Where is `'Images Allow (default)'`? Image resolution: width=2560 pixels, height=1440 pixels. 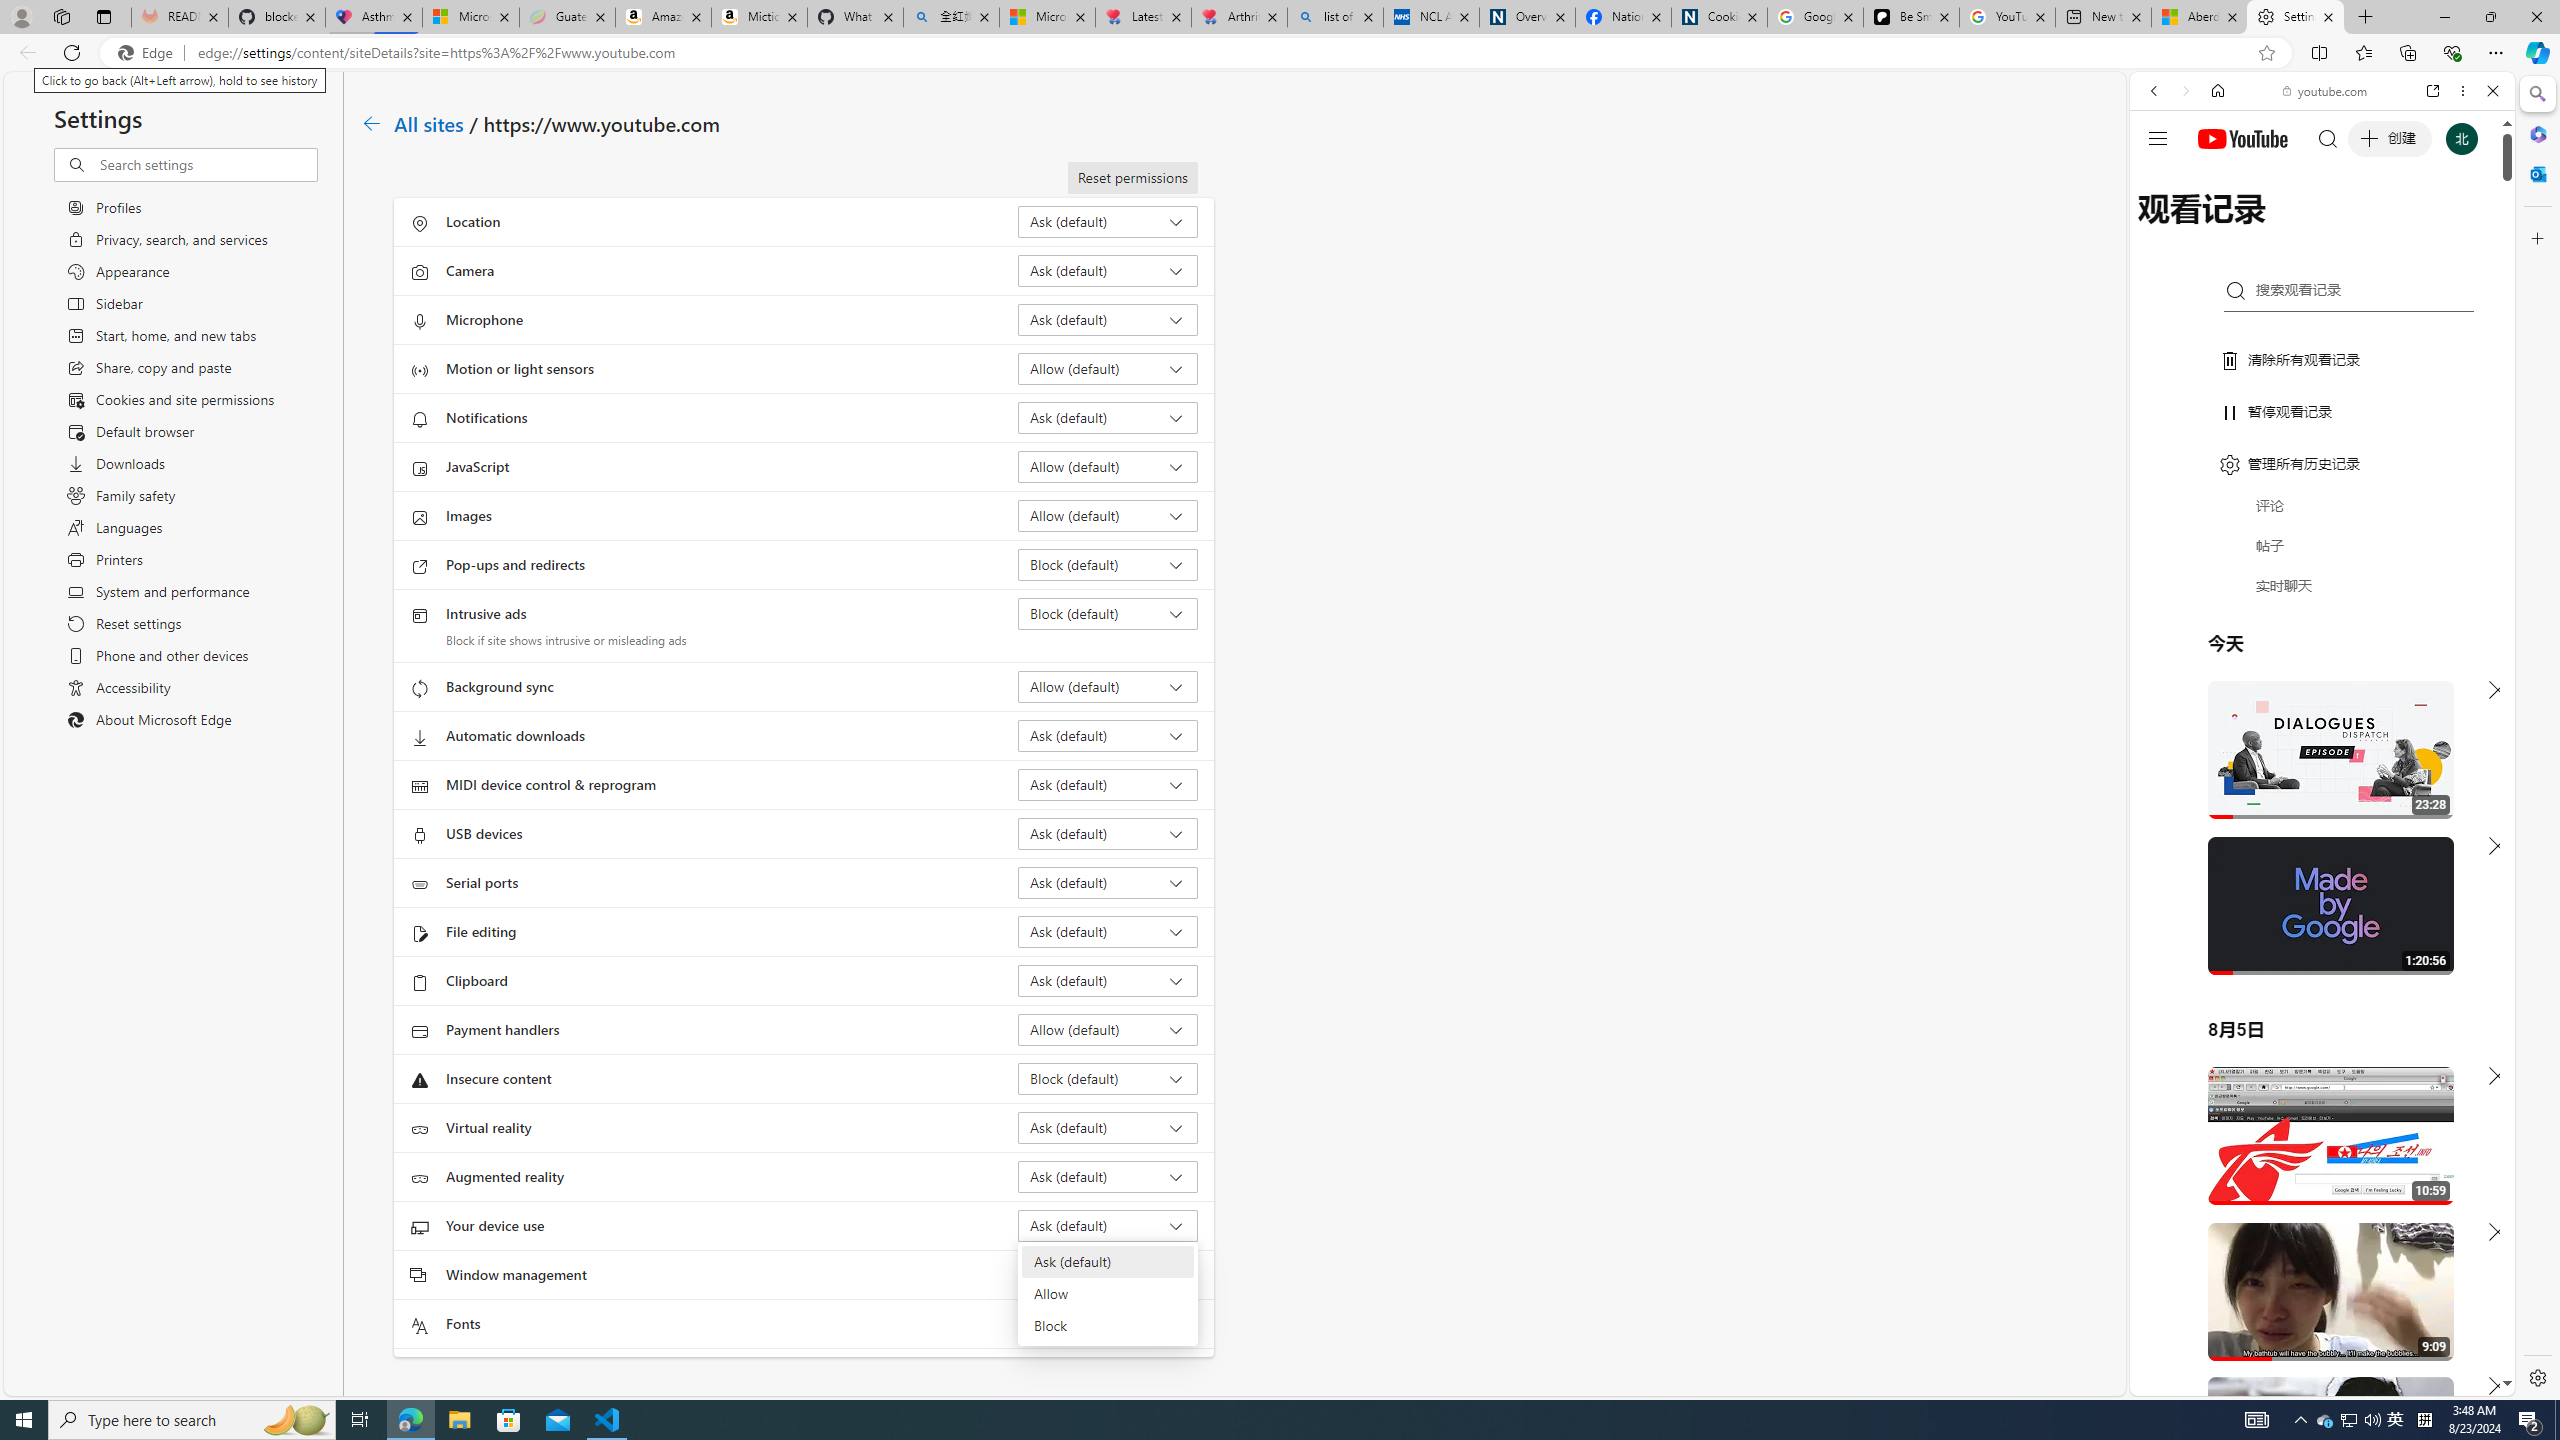 'Images Allow (default)' is located at coordinates (1108, 514).